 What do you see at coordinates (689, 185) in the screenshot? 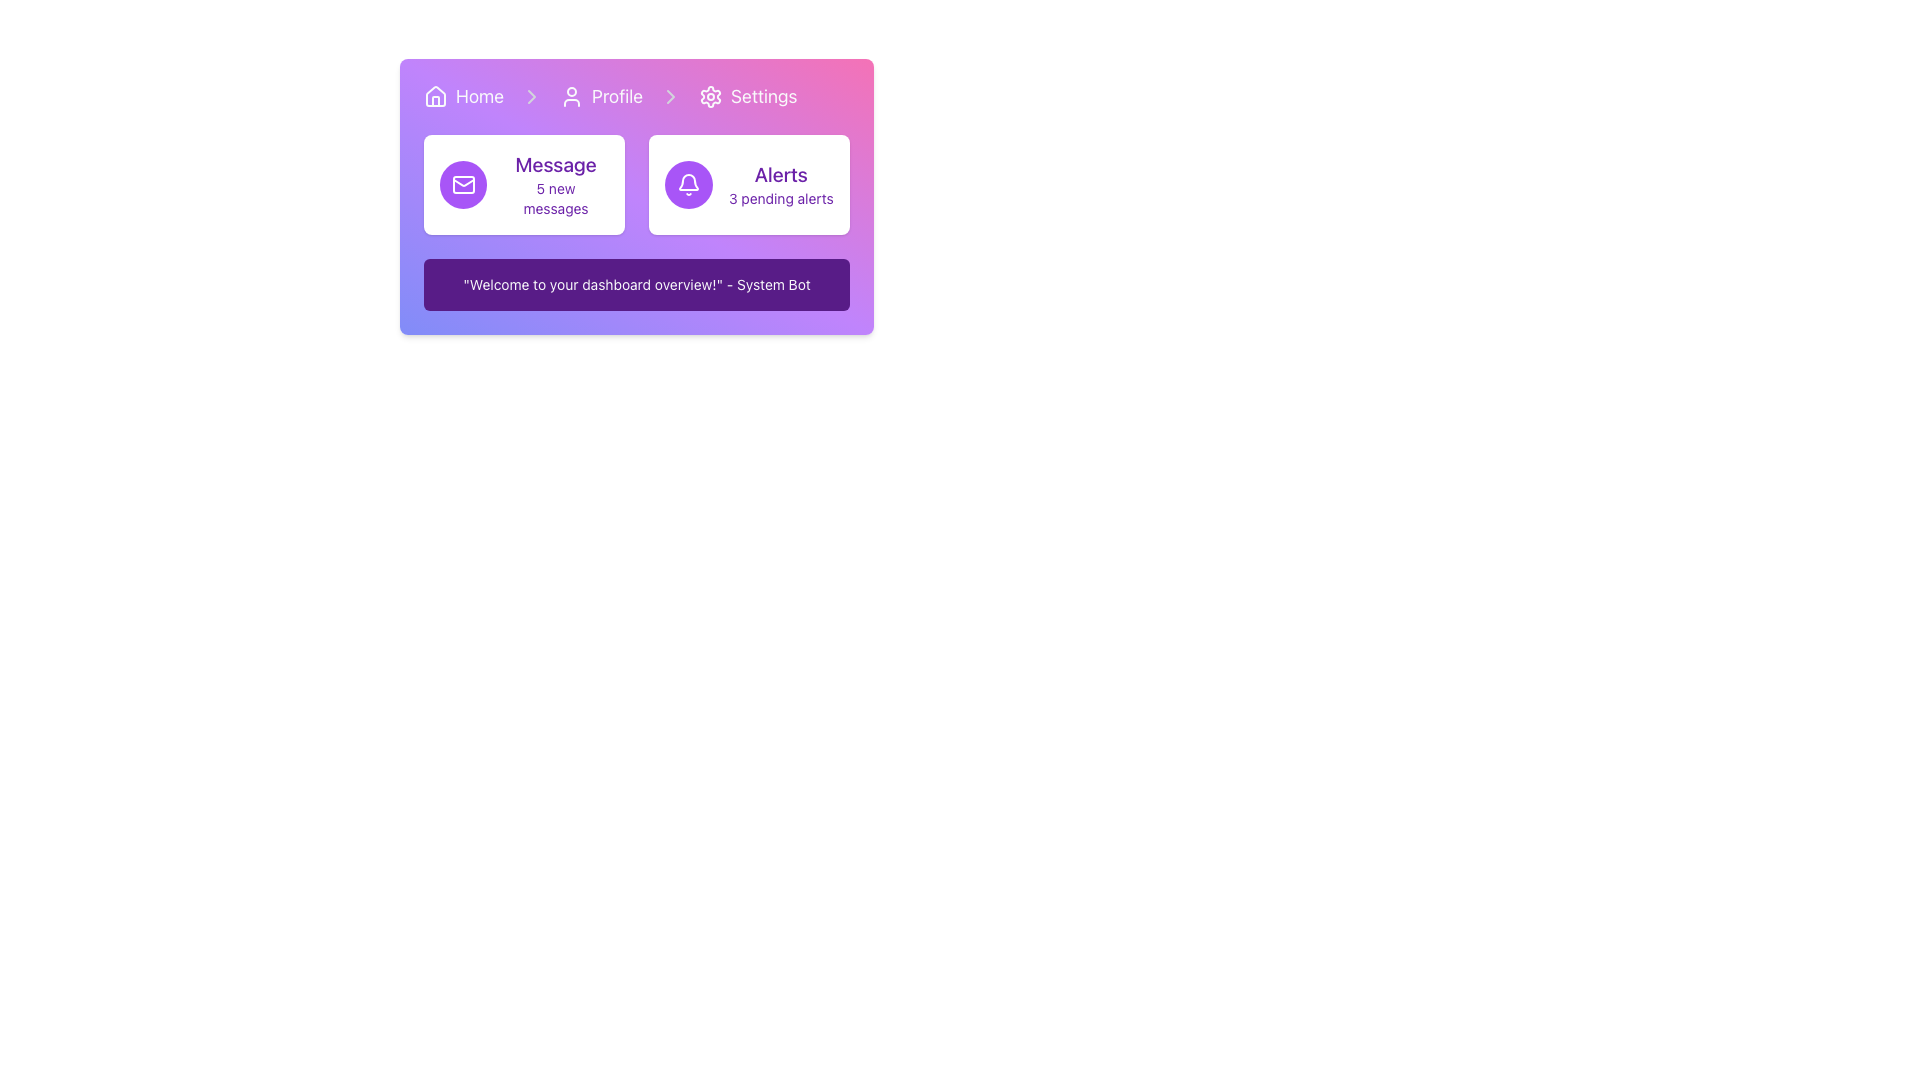
I see `the circular Icon Button with a purple background and a white bell icon, located in the 'Alerts' section` at bounding box center [689, 185].